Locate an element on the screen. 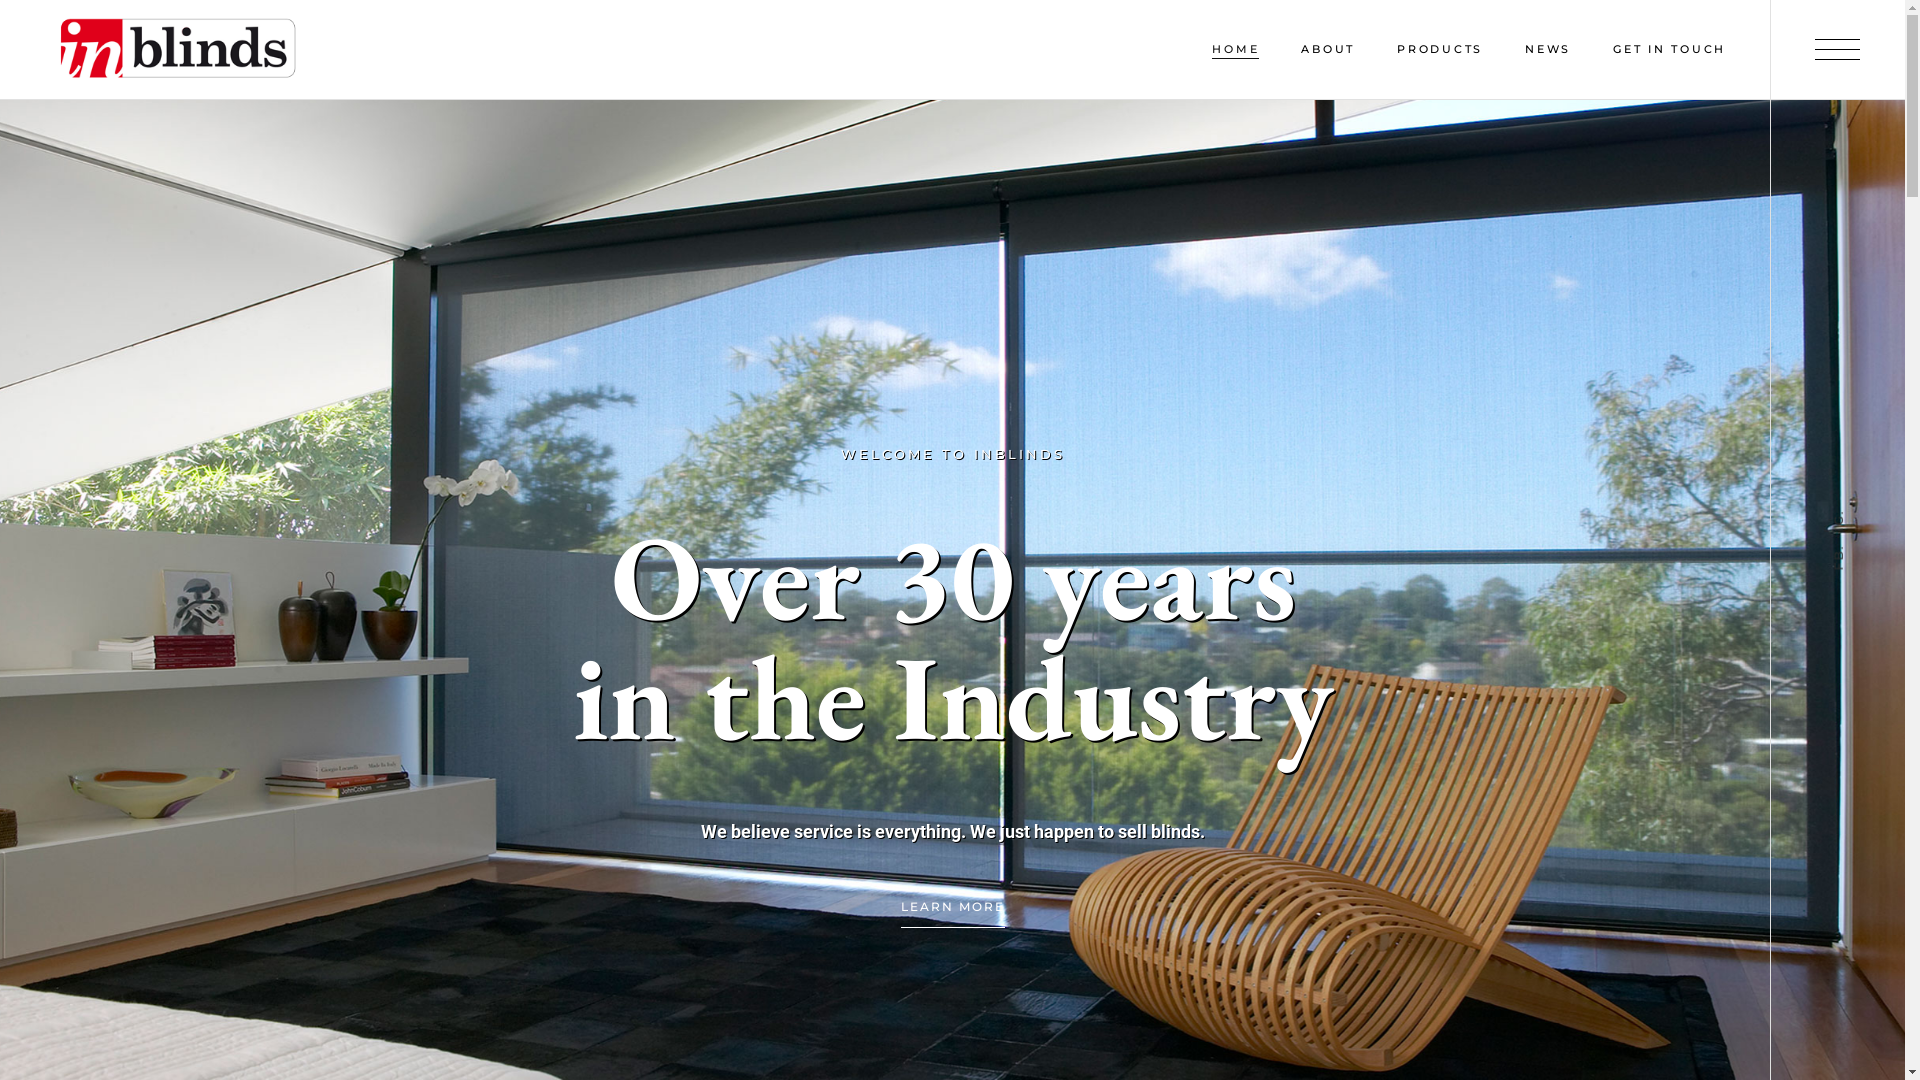 The height and width of the screenshot is (1080, 1920). 'IG.' is located at coordinates (1842, 515).